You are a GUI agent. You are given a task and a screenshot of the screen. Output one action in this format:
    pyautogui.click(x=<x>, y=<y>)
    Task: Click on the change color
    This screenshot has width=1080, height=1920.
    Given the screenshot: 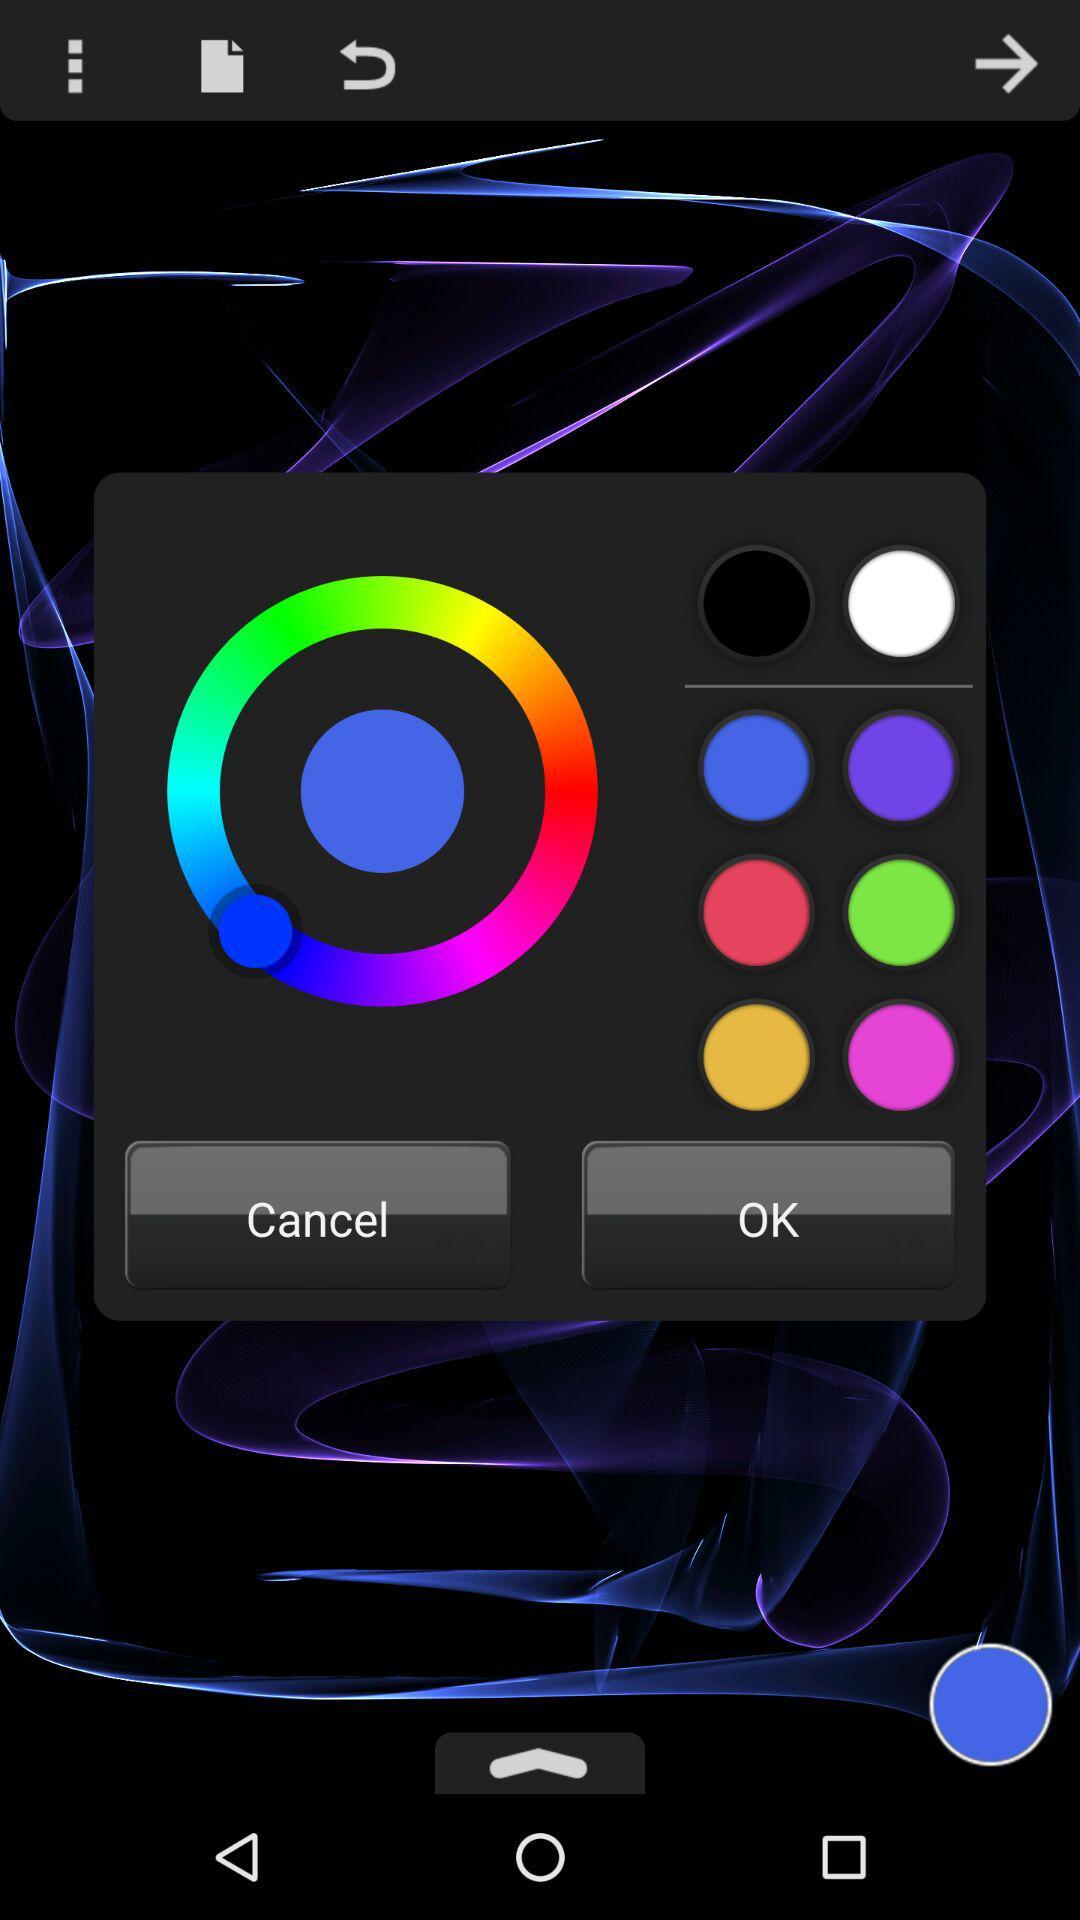 What is the action you would take?
    pyautogui.click(x=757, y=767)
    